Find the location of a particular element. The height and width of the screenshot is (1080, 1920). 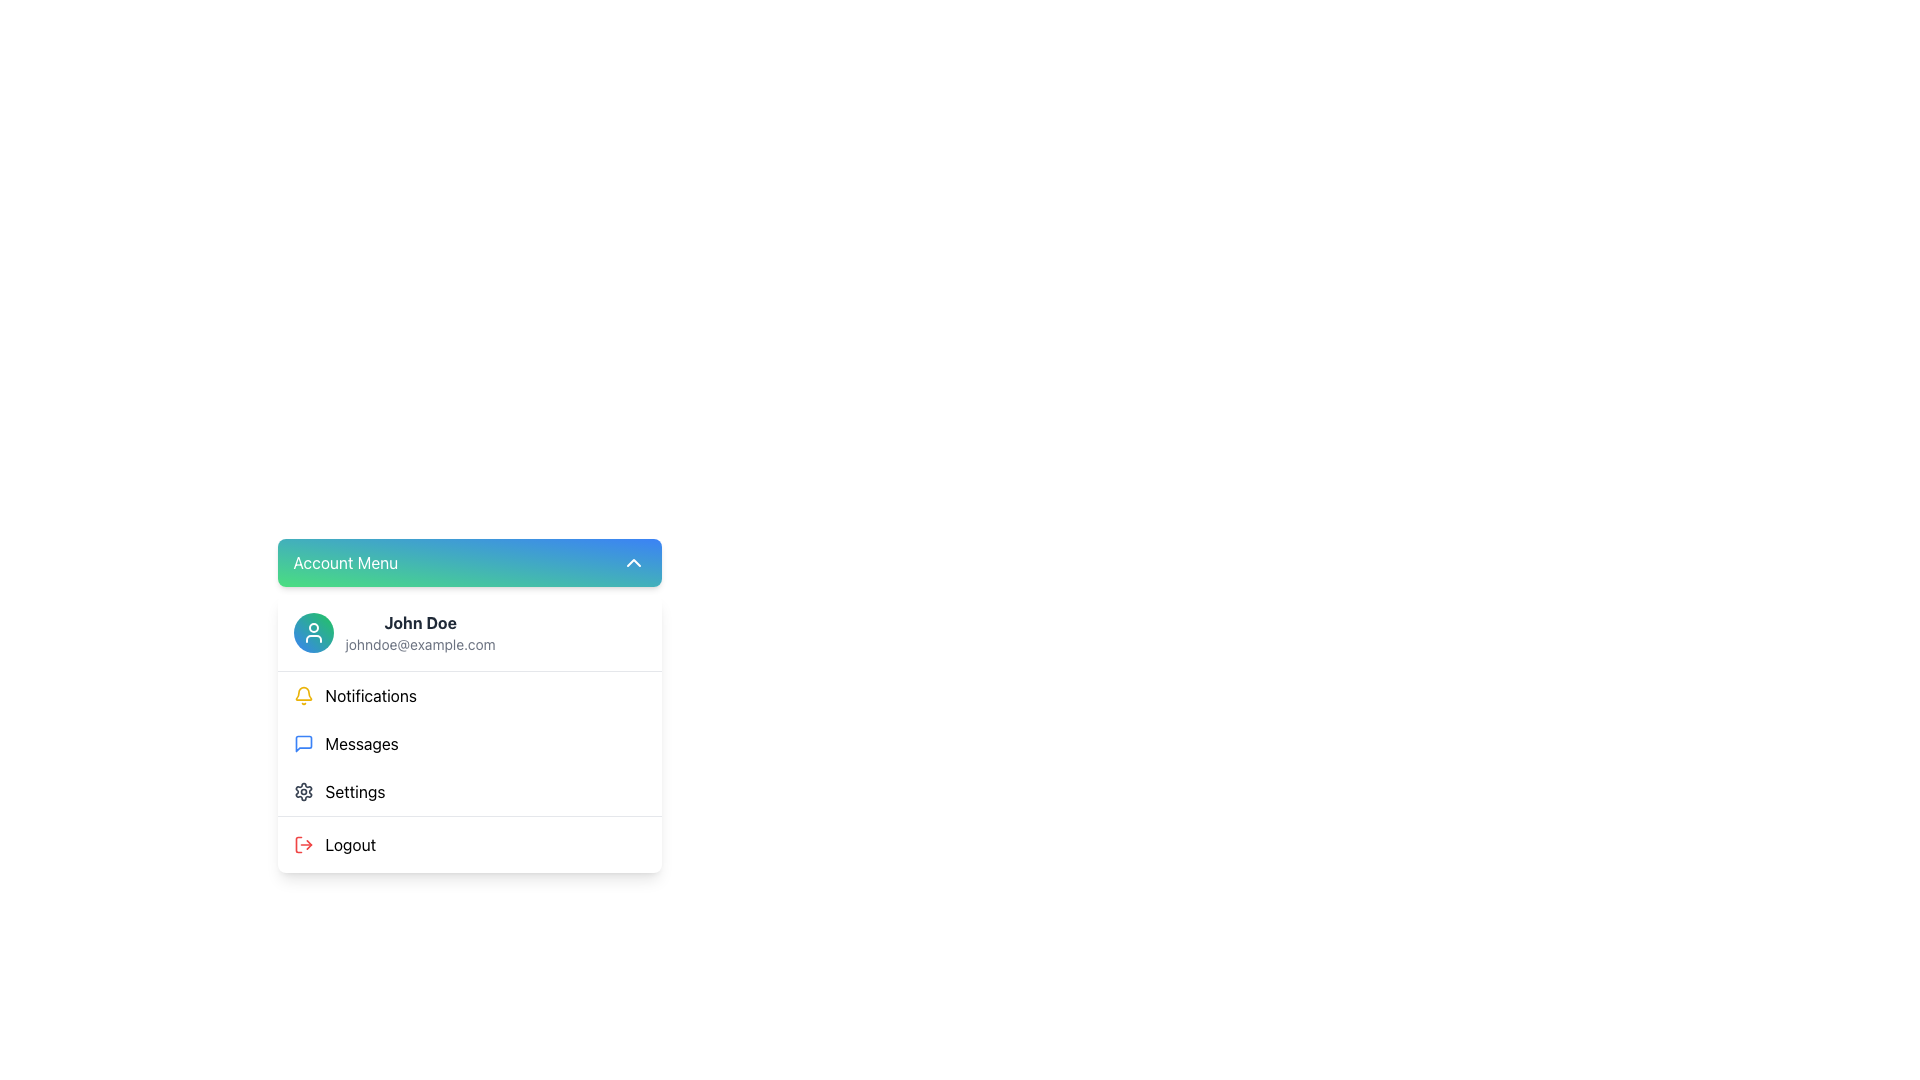

the gear-shaped icon associated with the 'Settings' option in the account menu, which is the leftmost icon aligned with the text 'Settings' is located at coordinates (302, 790).